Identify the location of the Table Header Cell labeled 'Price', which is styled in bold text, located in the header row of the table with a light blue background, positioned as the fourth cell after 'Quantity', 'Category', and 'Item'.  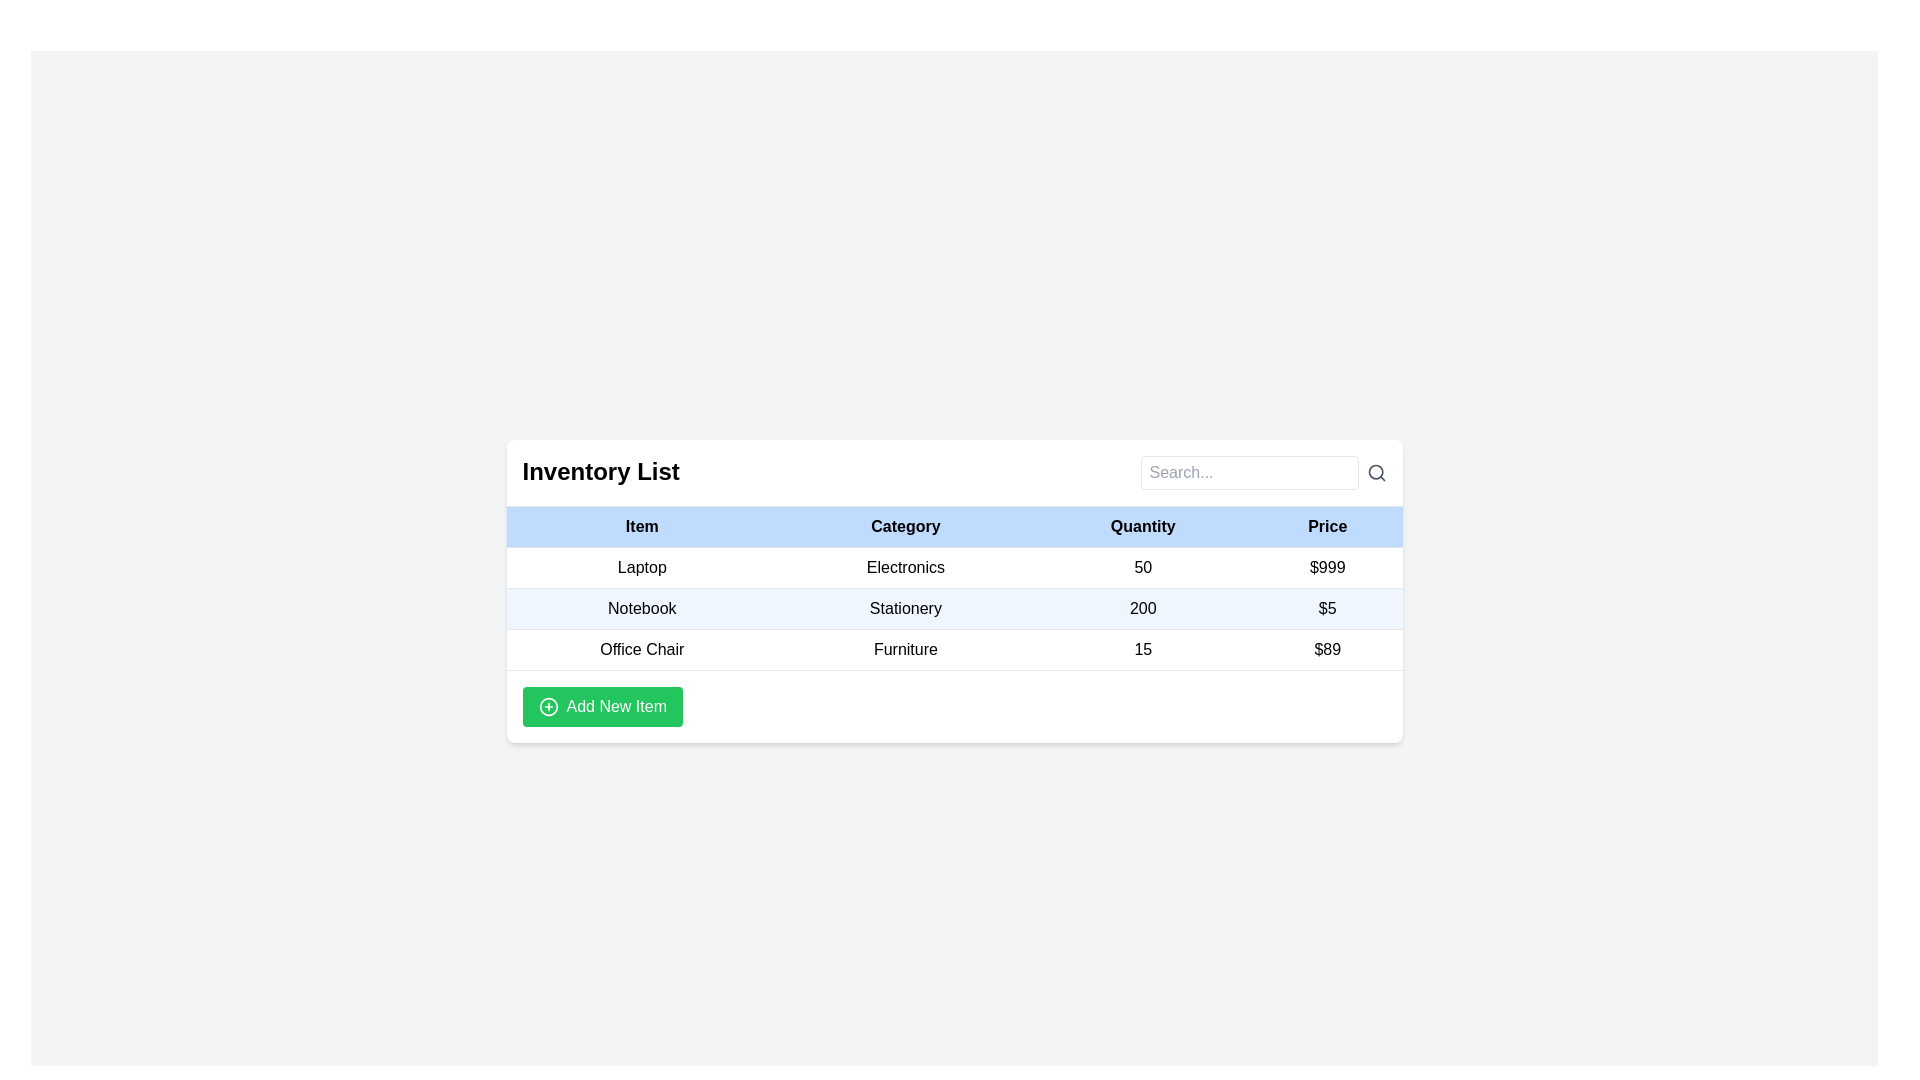
(1327, 525).